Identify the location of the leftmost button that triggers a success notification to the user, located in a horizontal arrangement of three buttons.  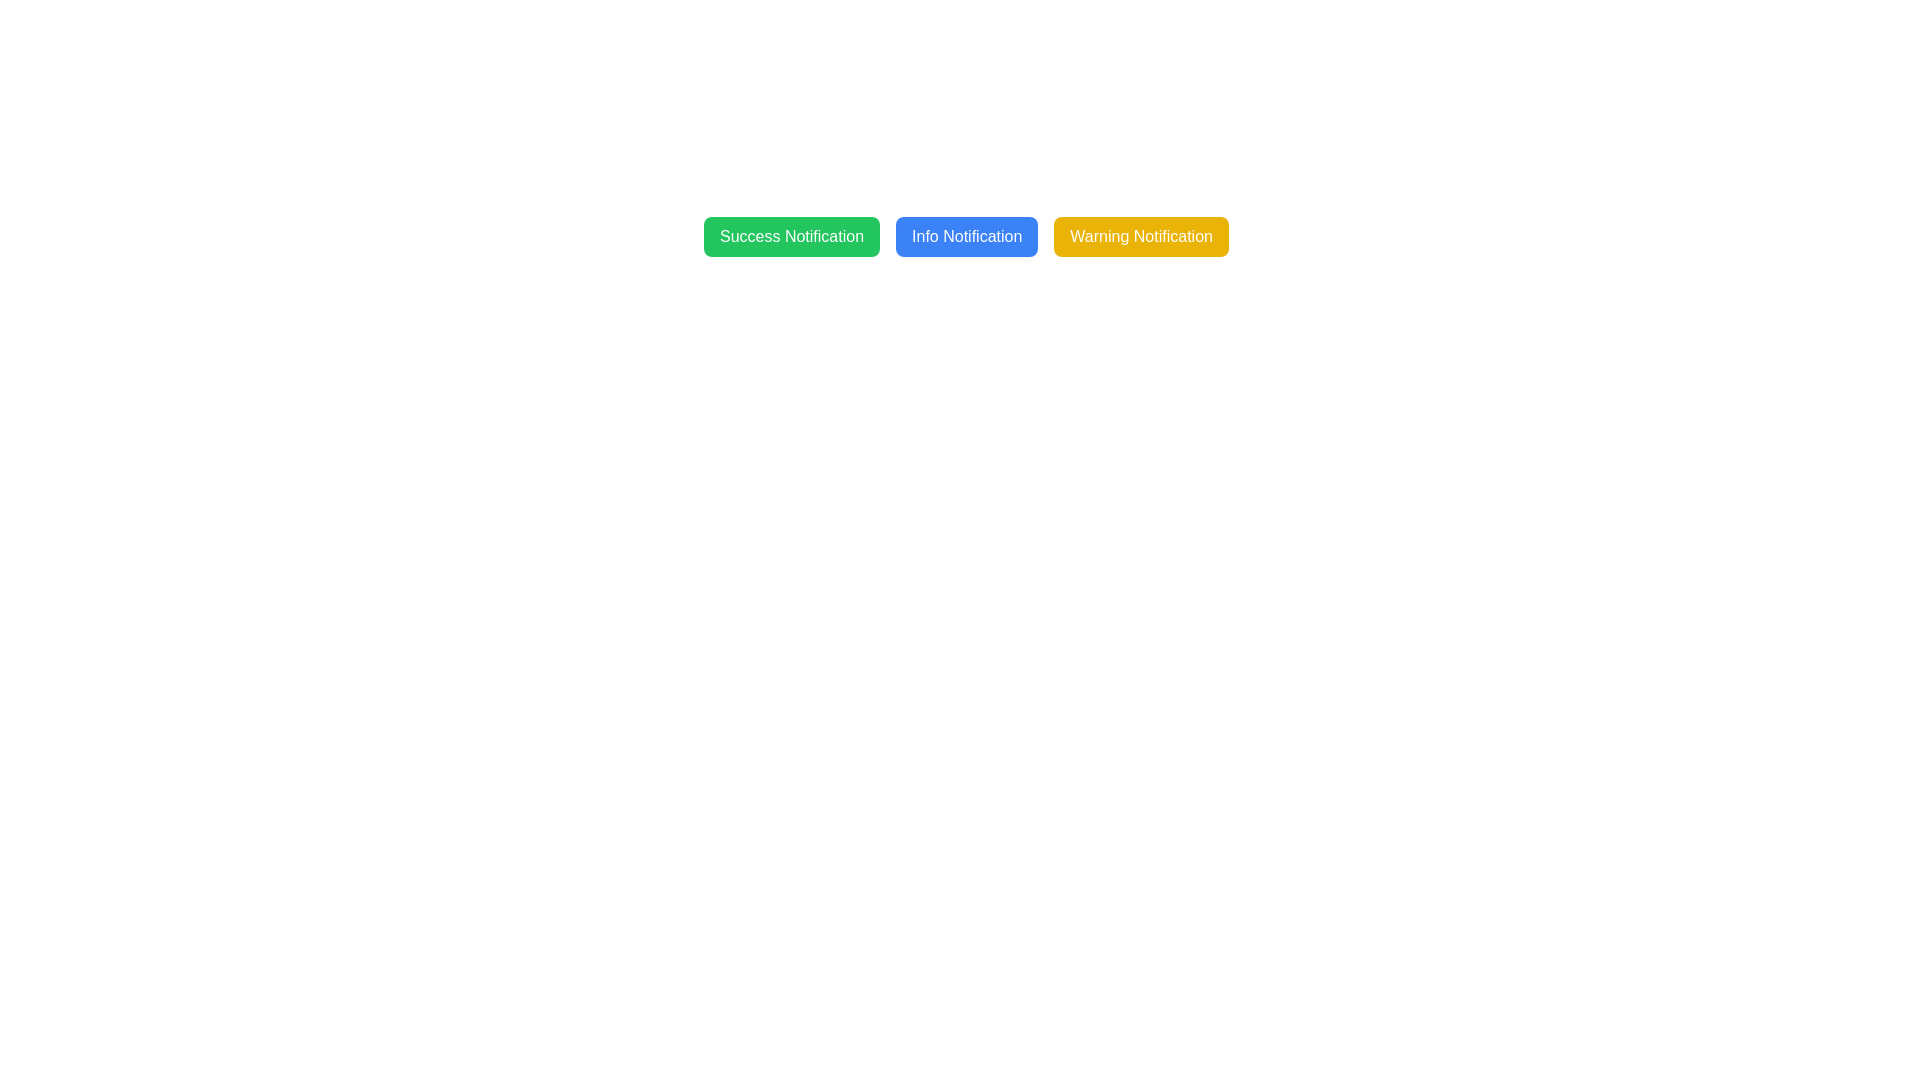
(791, 235).